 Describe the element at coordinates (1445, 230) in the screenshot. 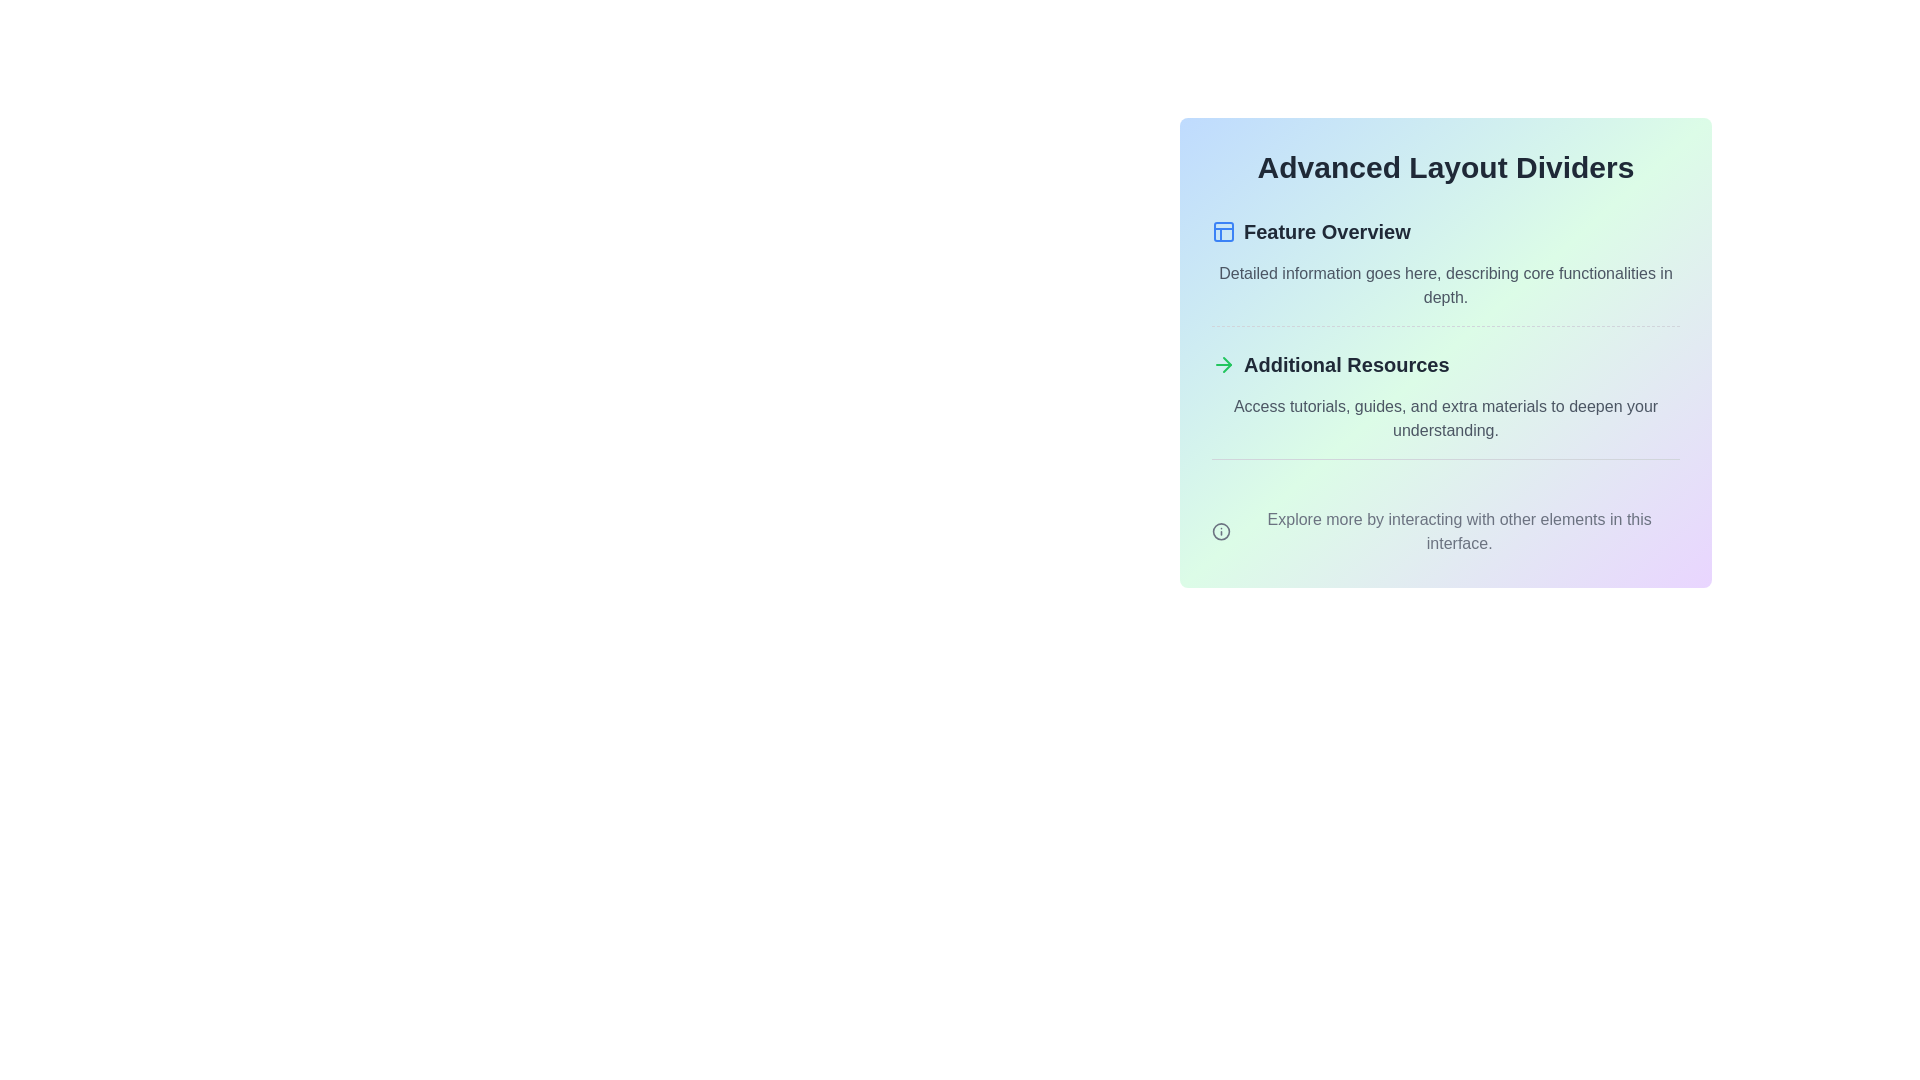

I see `the 'Feature Overview' heading with the layout icon` at that location.